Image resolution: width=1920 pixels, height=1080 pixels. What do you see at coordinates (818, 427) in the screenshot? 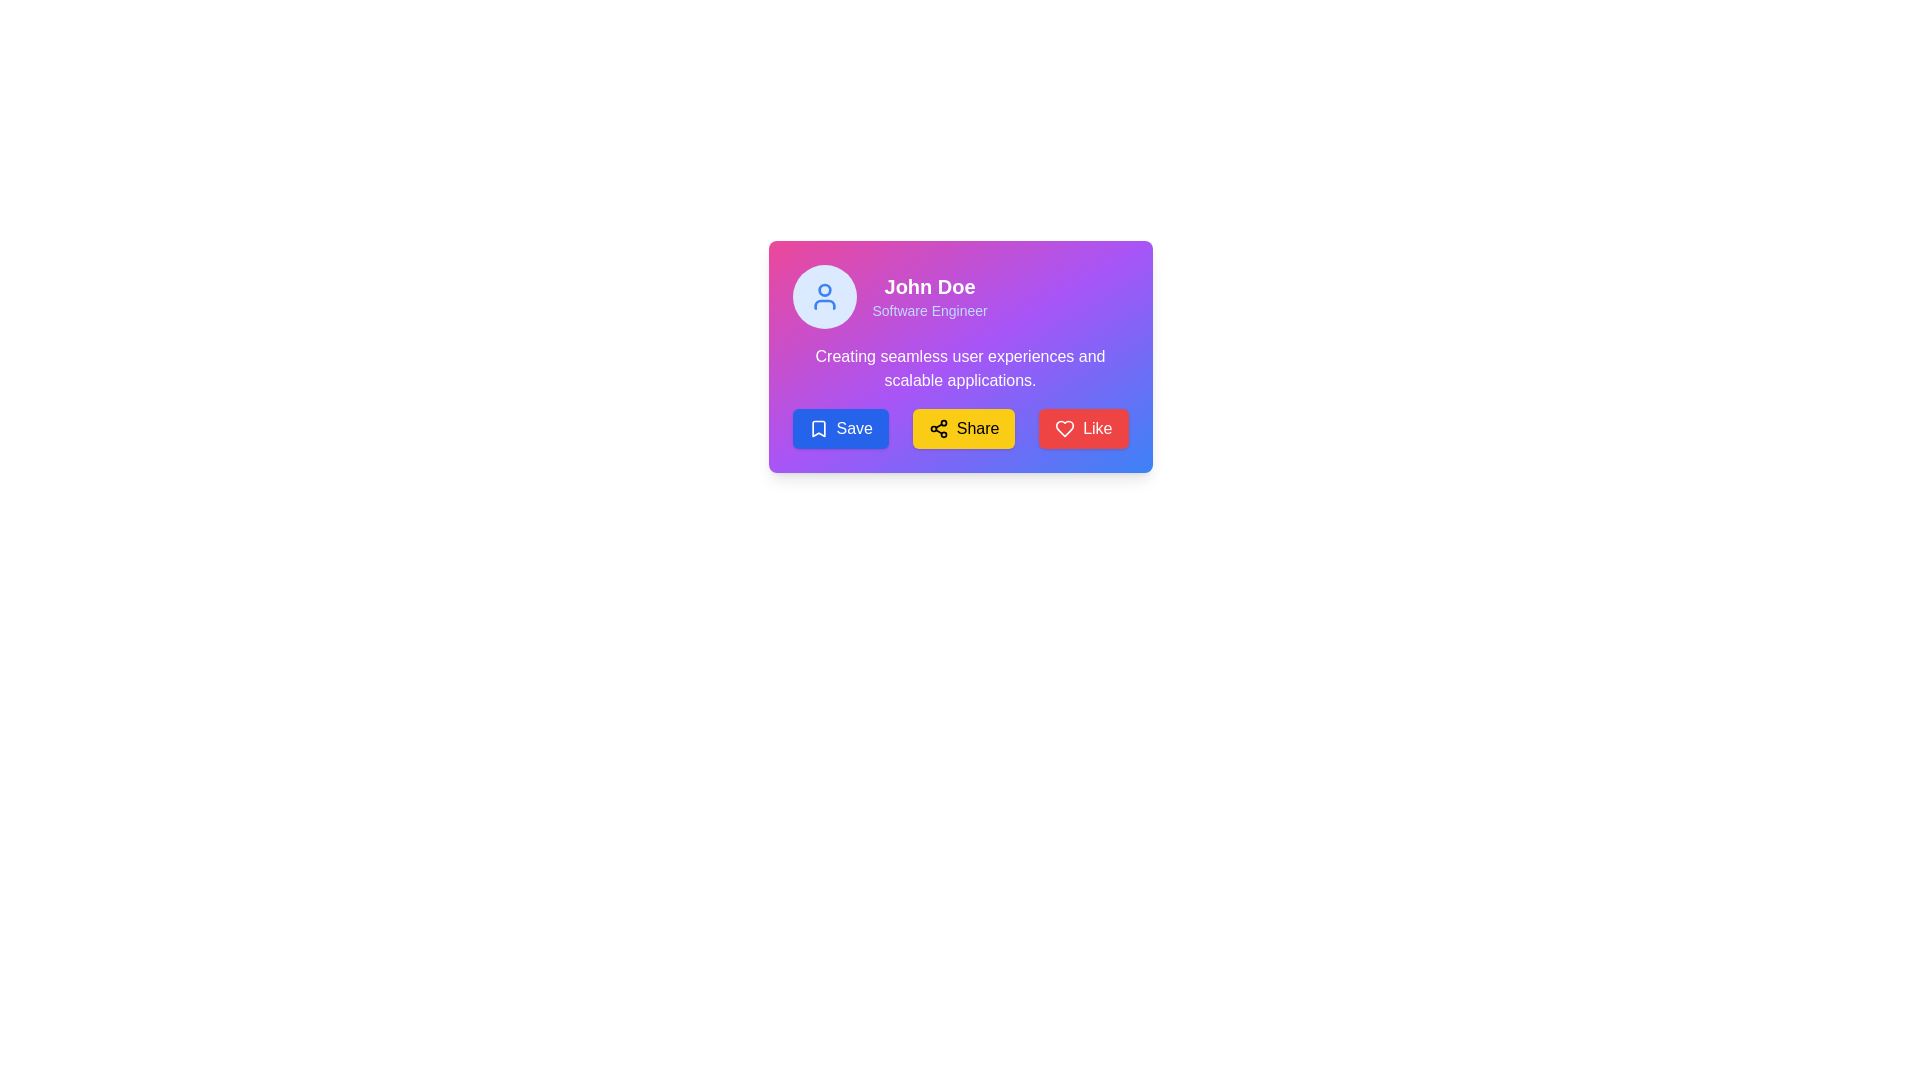
I see `the bookmark-shaped icon with a blue outline located at the top portion of the buttons within a card-like UI component` at bounding box center [818, 427].